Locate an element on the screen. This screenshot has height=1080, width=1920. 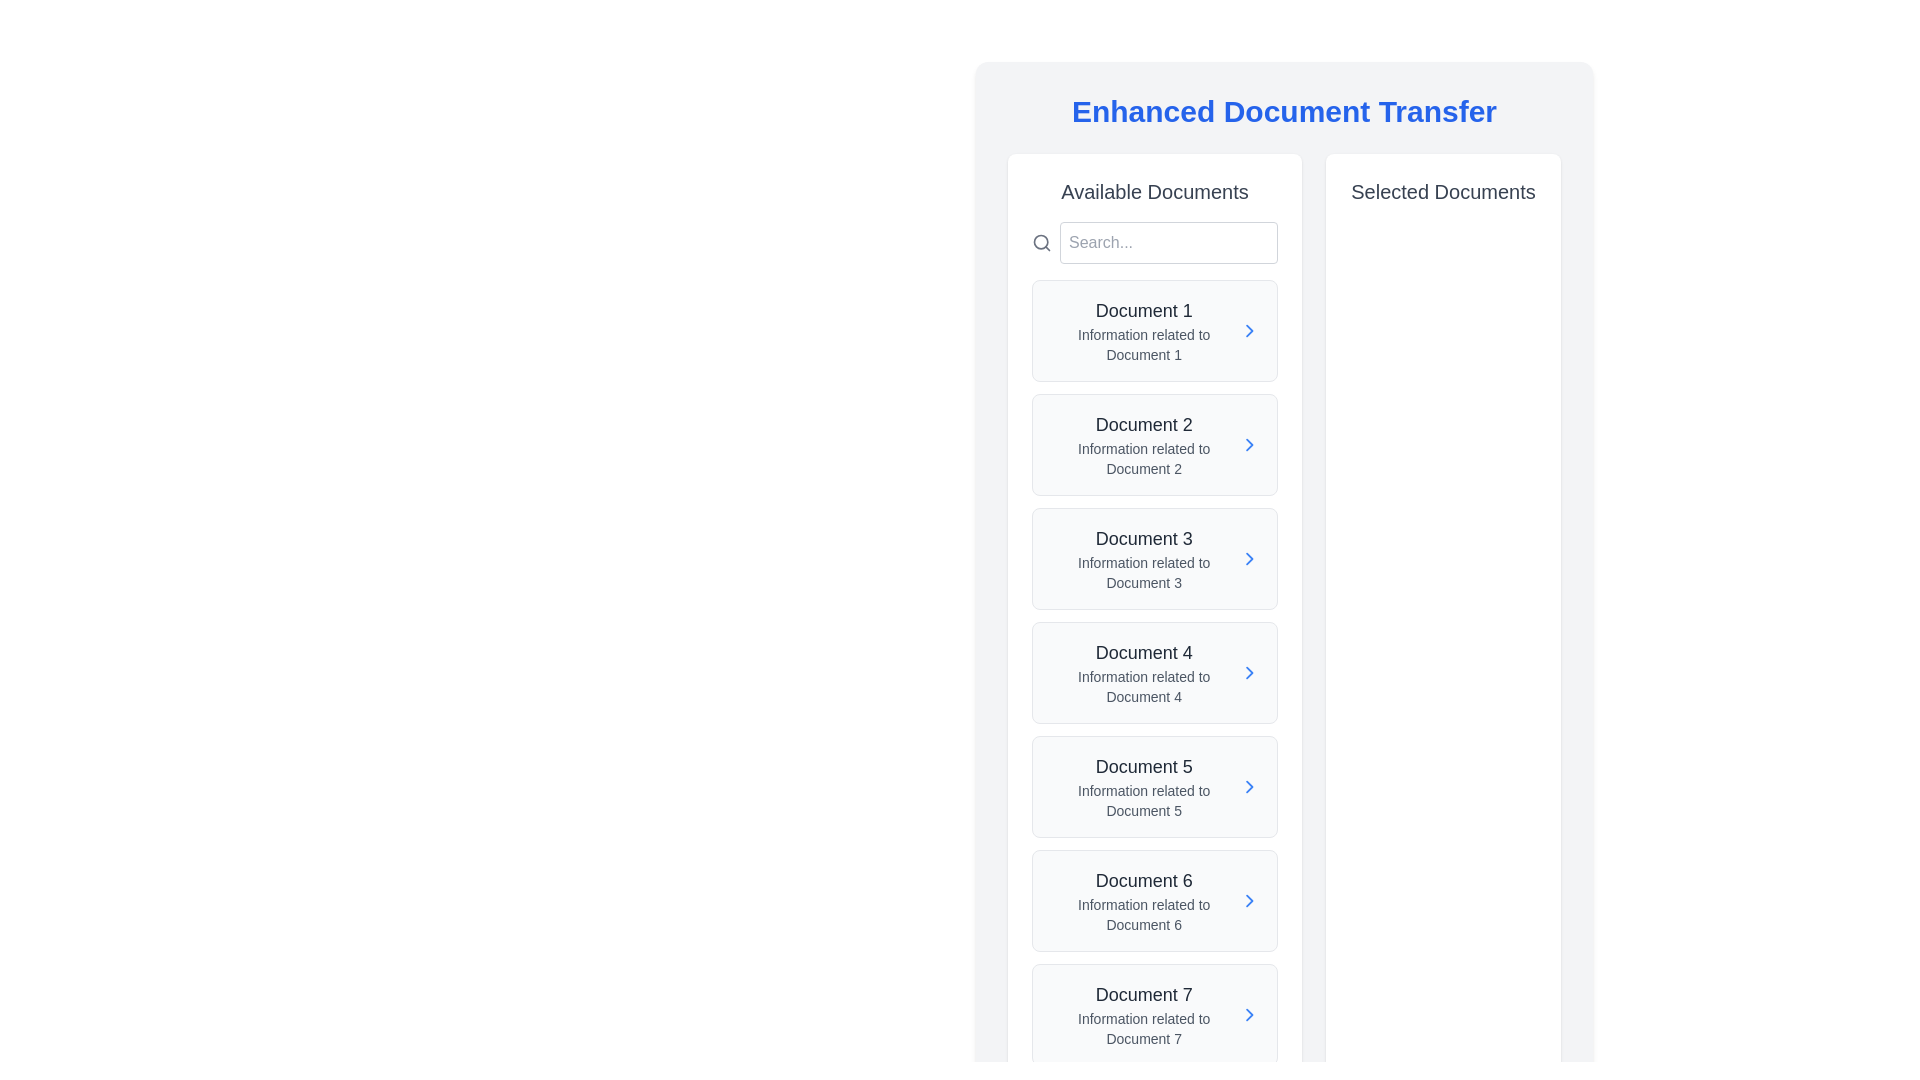
the right-pointing chevron arrow icon styled in blue located within the content box of 'Document 5' is located at coordinates (1248, 785).